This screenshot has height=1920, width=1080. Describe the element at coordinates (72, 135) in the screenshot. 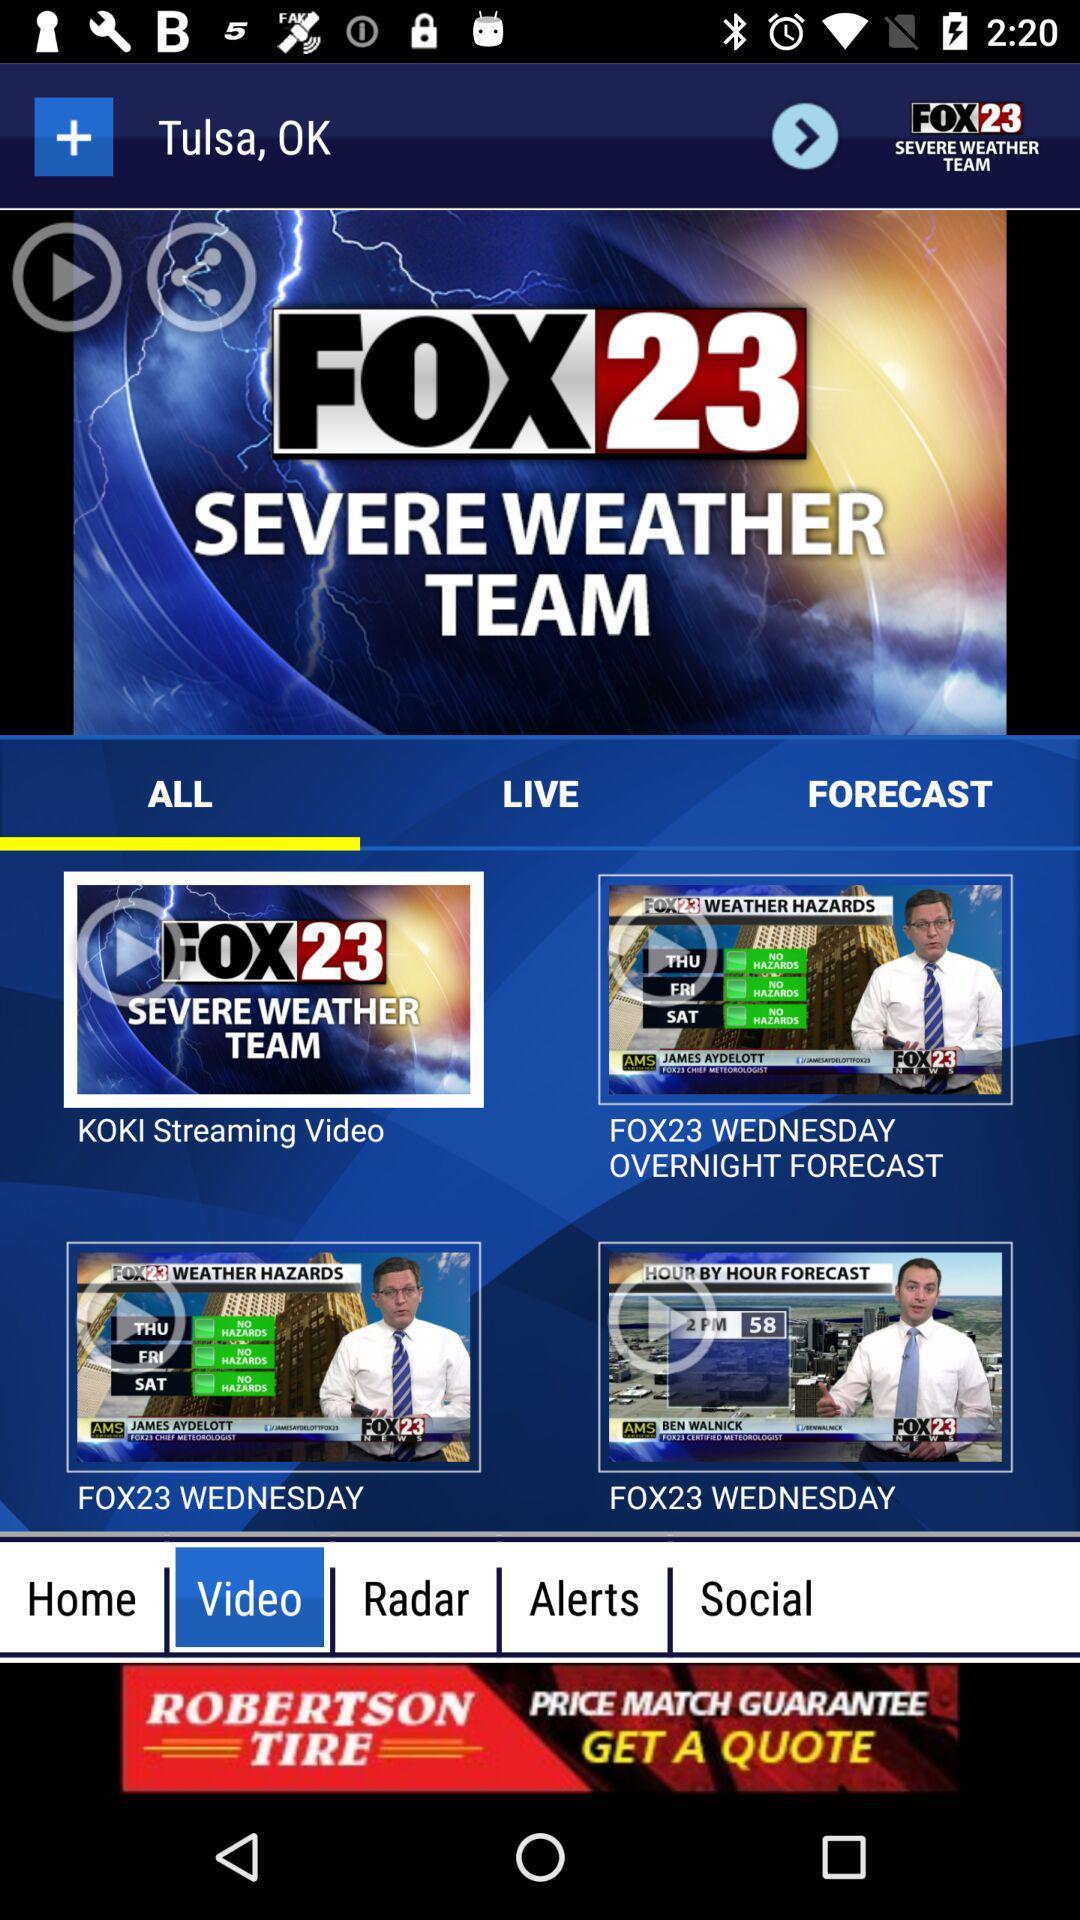

I see `the add icon` at that location.